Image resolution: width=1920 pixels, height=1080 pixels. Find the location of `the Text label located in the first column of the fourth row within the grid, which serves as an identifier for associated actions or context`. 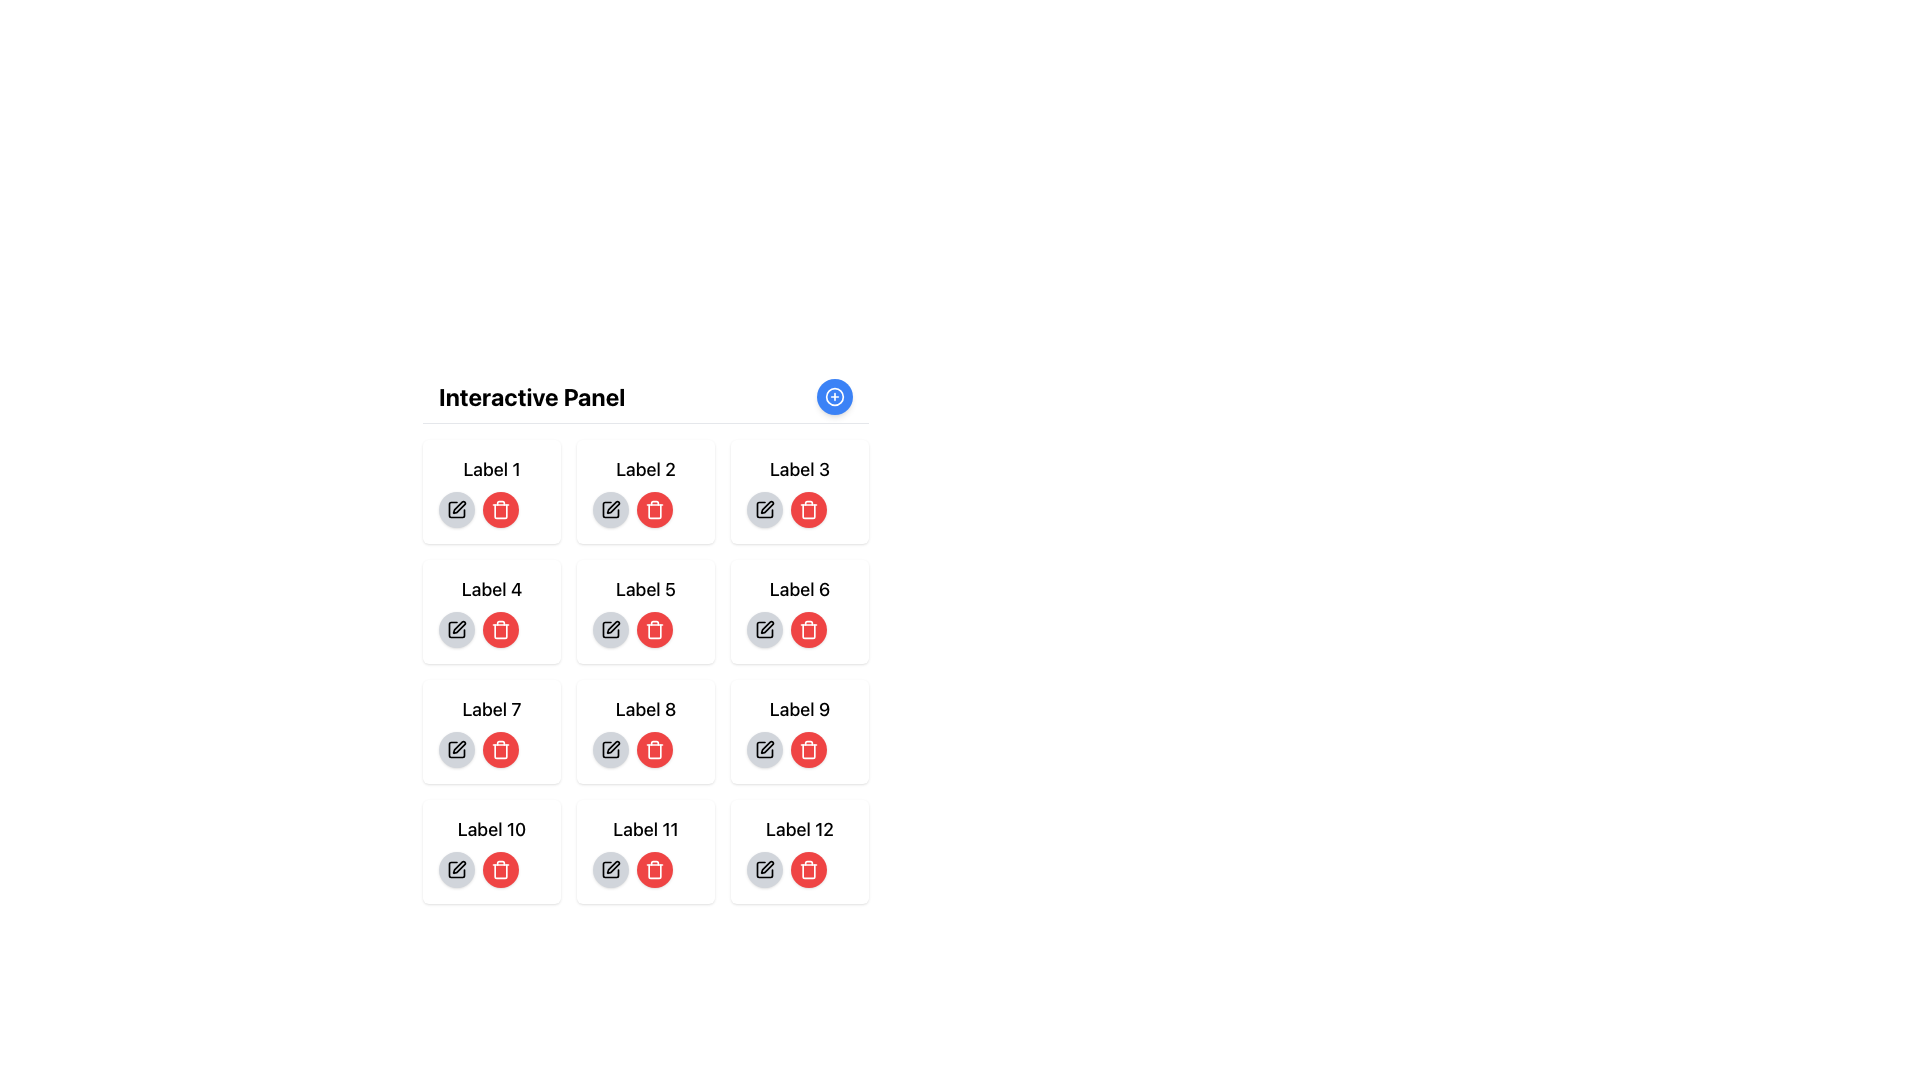

the Text label located in the first column of the fourth row within the grid, which serves as an identifier for associated actions or context is located at coordinates (491, 829).